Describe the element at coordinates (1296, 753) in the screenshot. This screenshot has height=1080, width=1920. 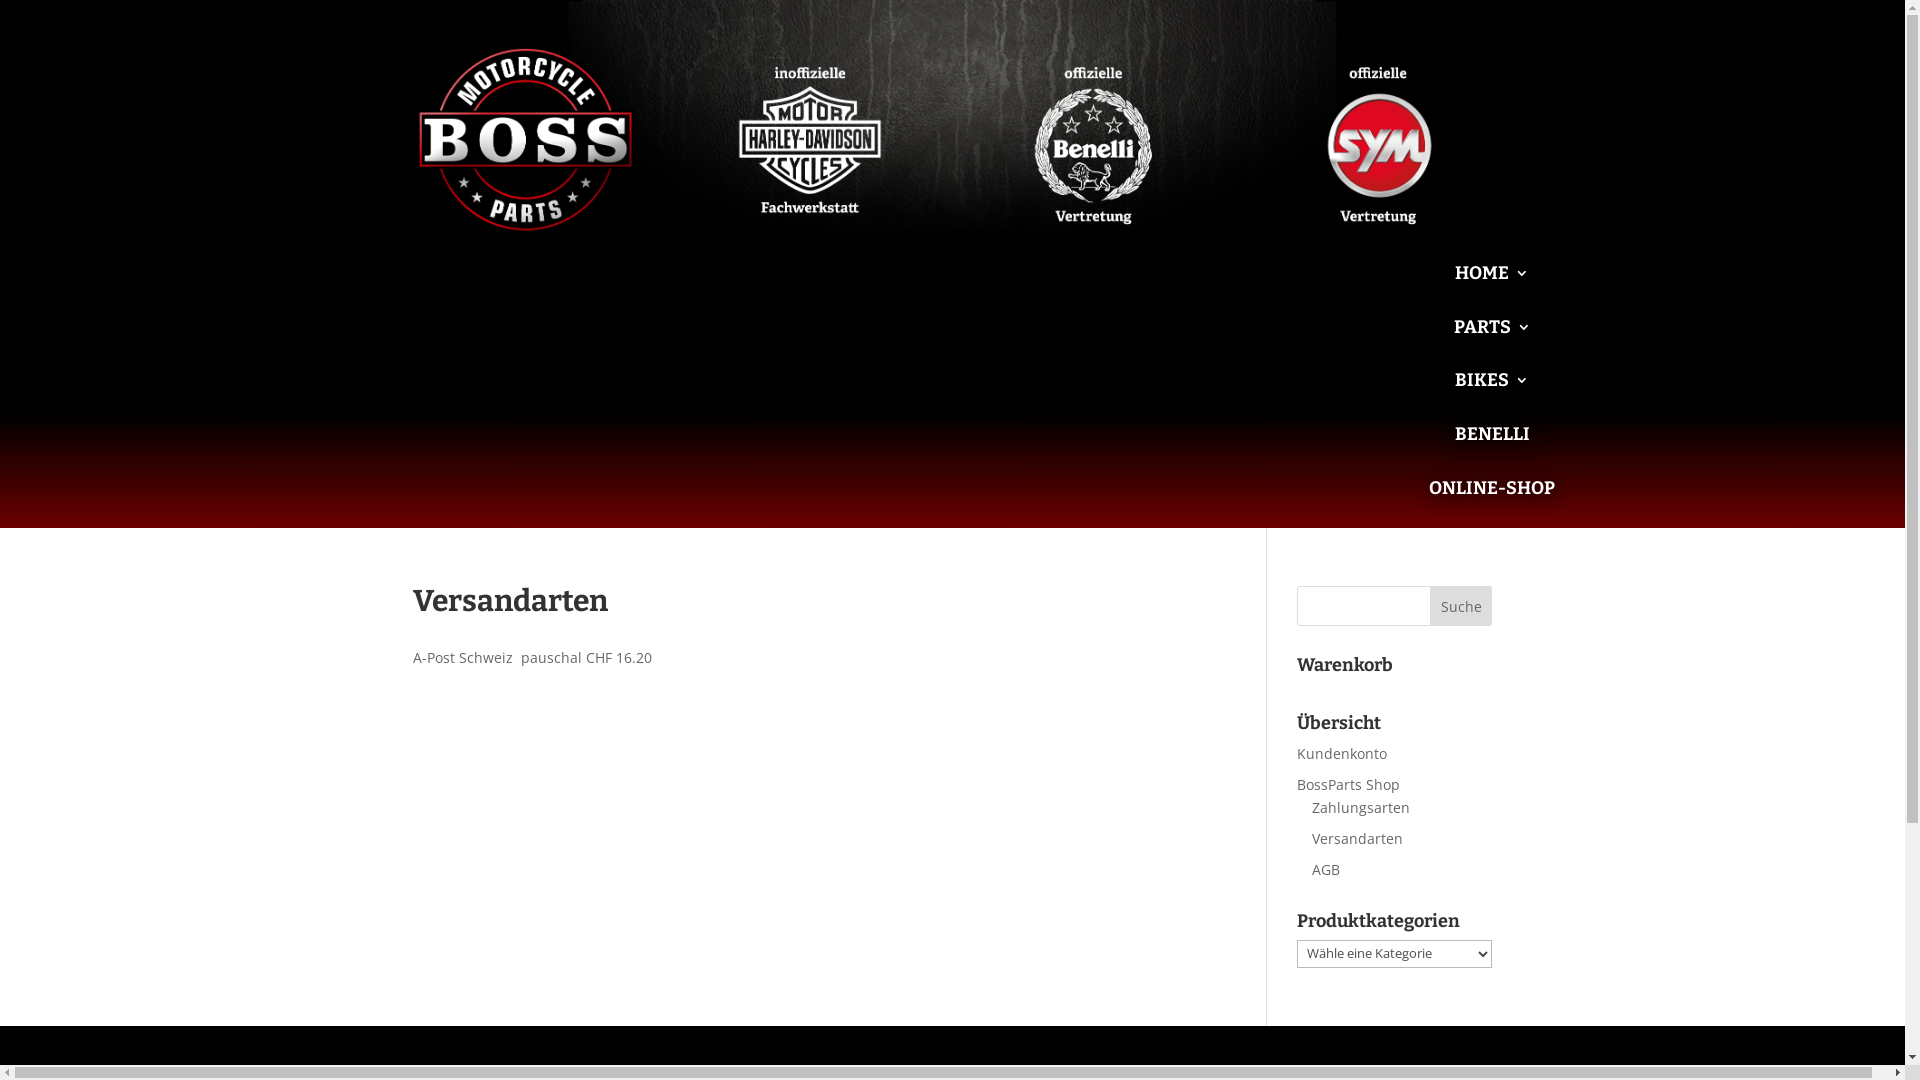
I see `'Kundenkonto'` at that location.